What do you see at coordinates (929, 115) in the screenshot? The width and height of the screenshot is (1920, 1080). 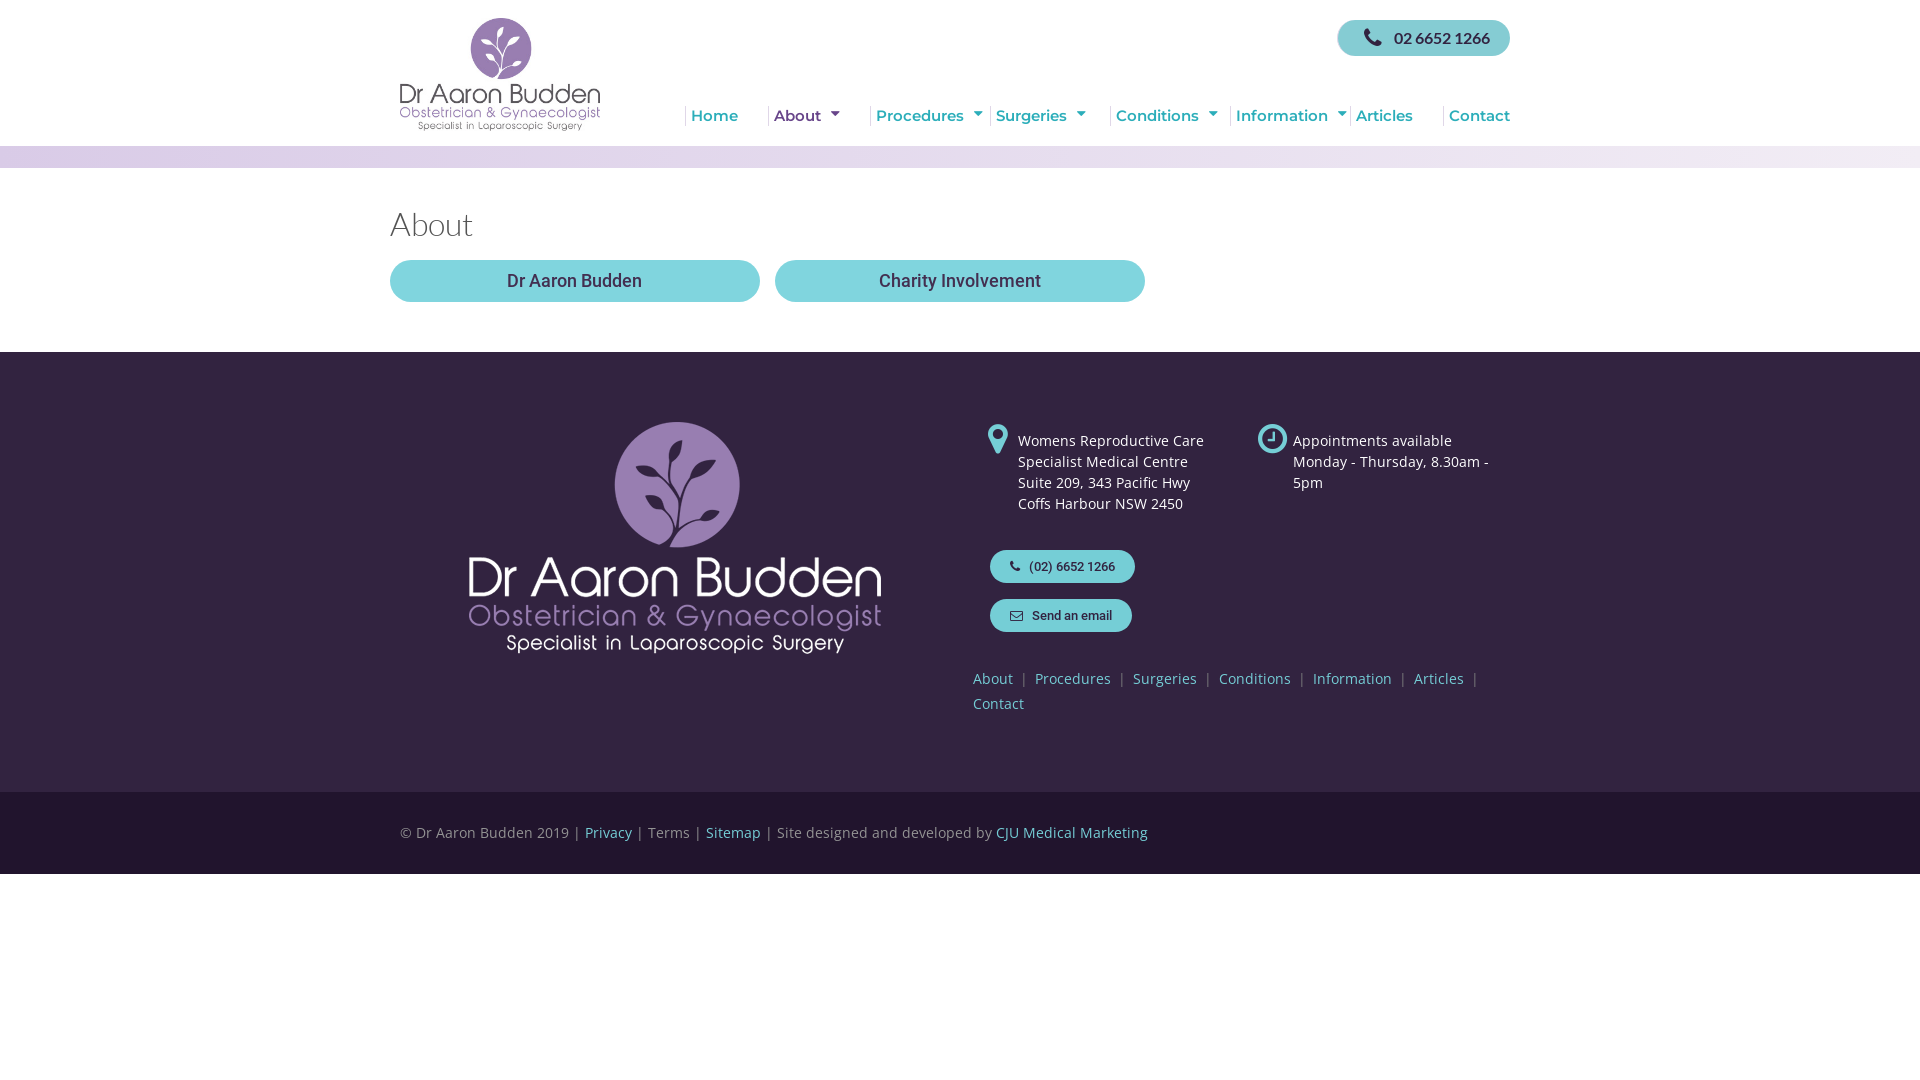 I see `'Procedures'` at bounding box center [929, 115].